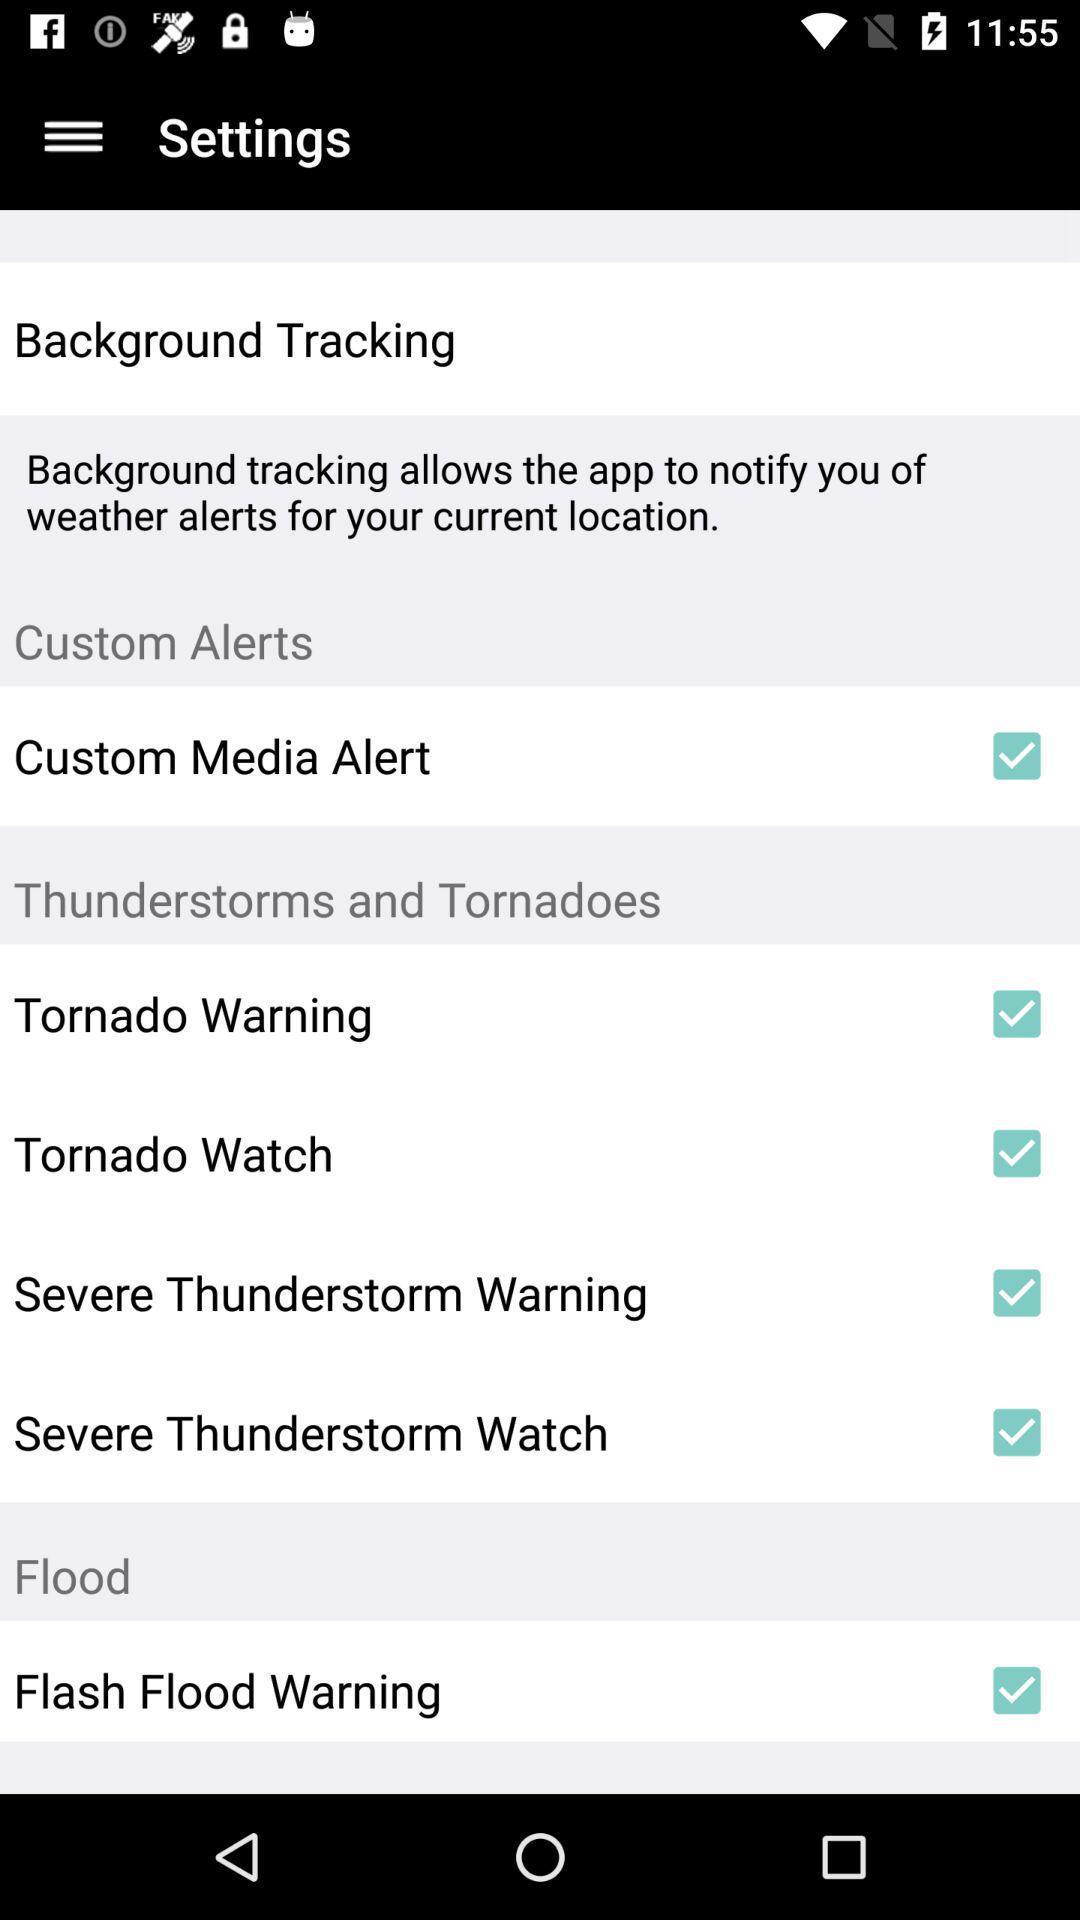  Describe the element at coordinates (1017, 339) in the screenshot. I see `the icon next to the background tracking icon` at that location.